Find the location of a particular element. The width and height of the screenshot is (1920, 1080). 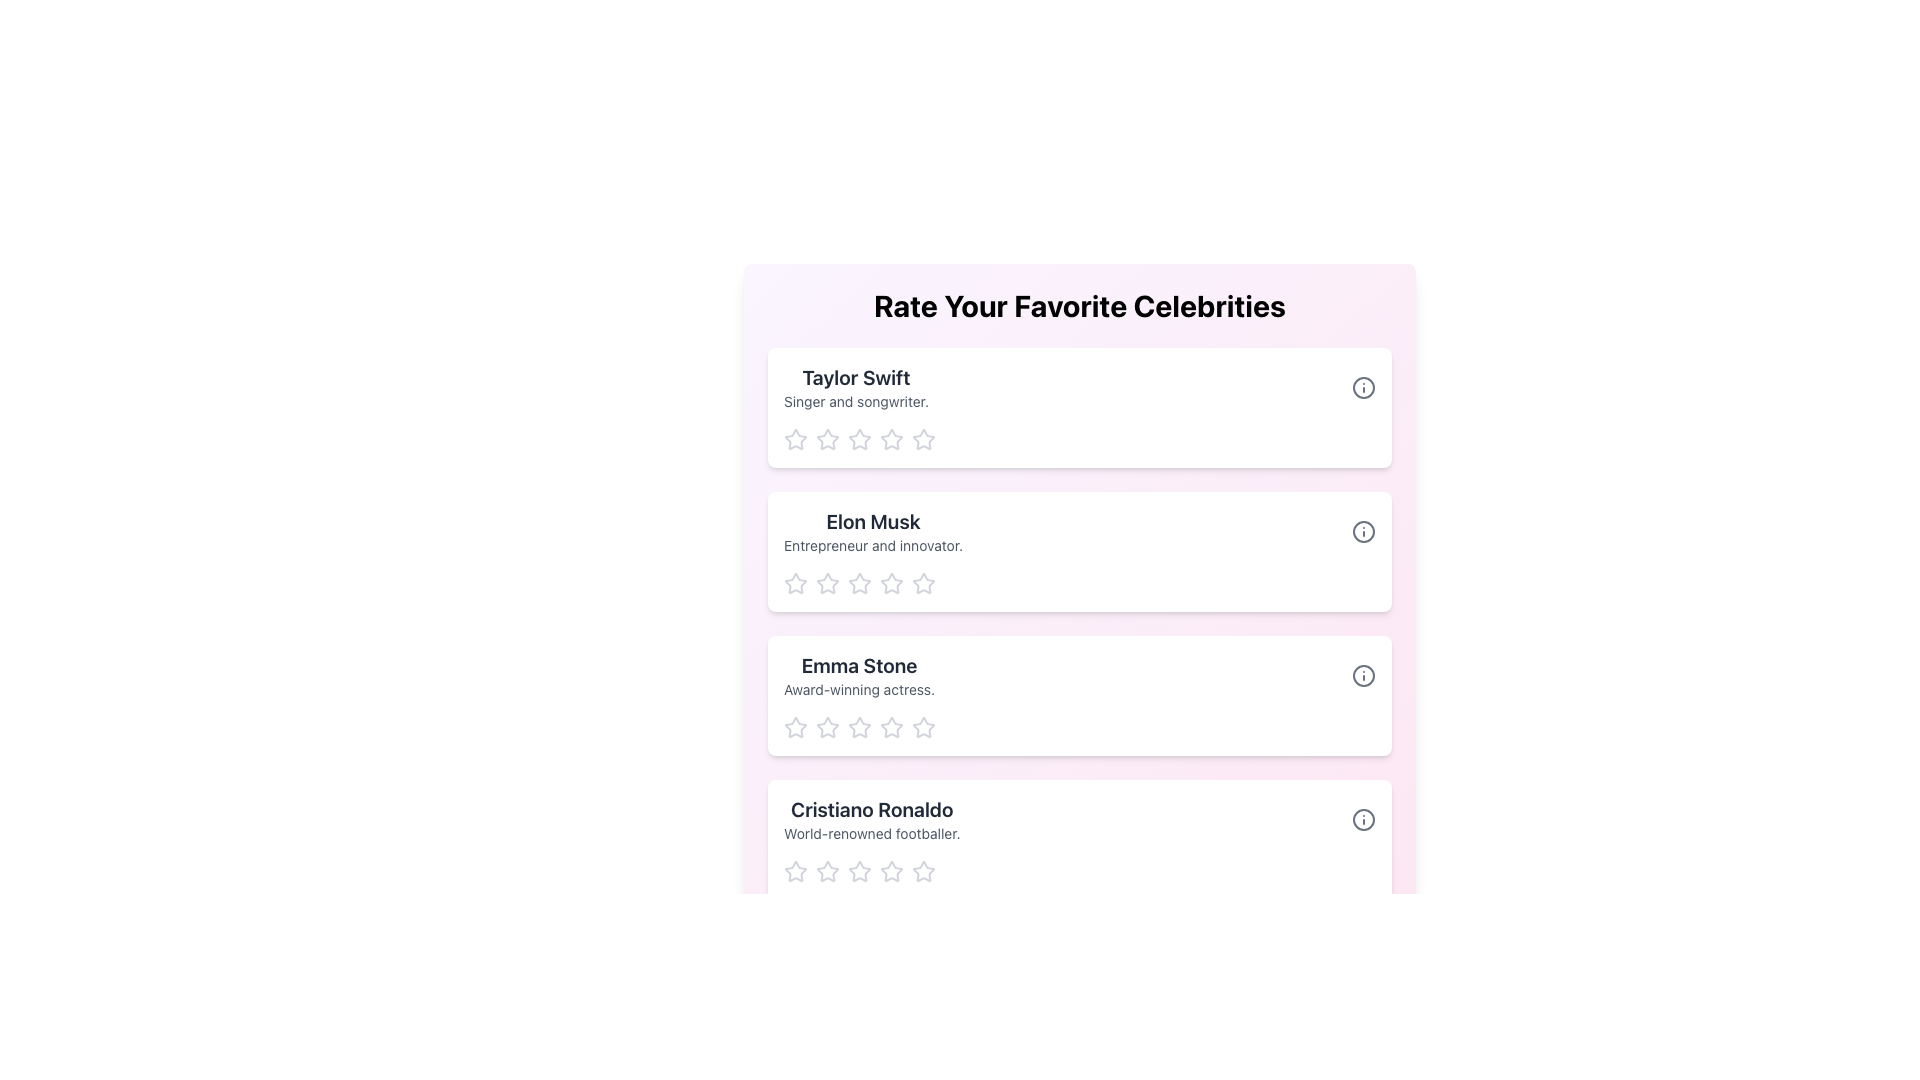

the second rating star icon in the horizontal list for 'Taylor Swift' is located at coordinates (828, 438).